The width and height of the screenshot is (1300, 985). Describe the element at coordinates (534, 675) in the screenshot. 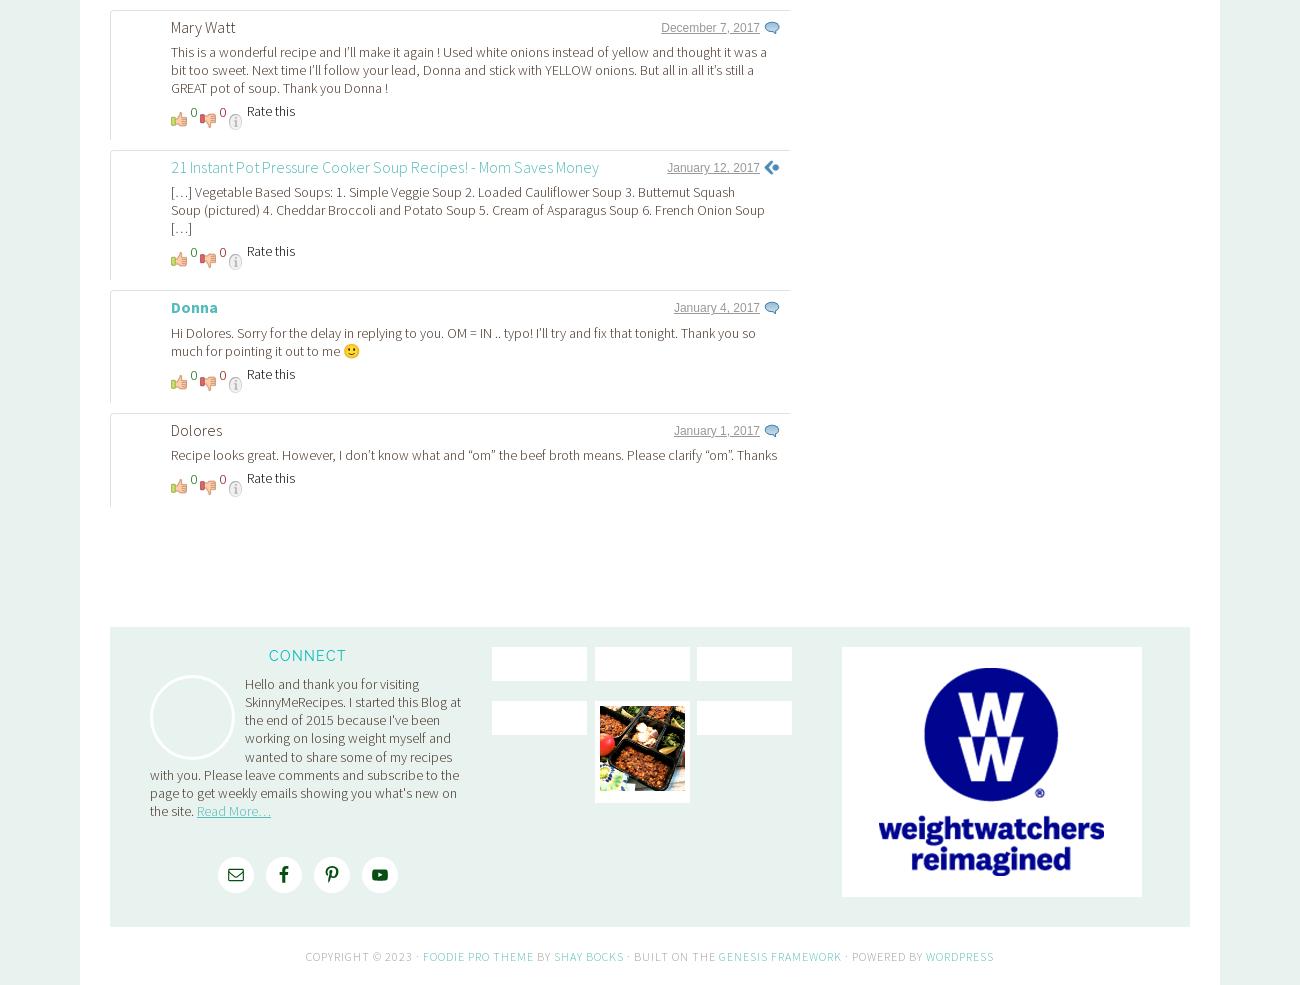

I see `'by'` at that location.